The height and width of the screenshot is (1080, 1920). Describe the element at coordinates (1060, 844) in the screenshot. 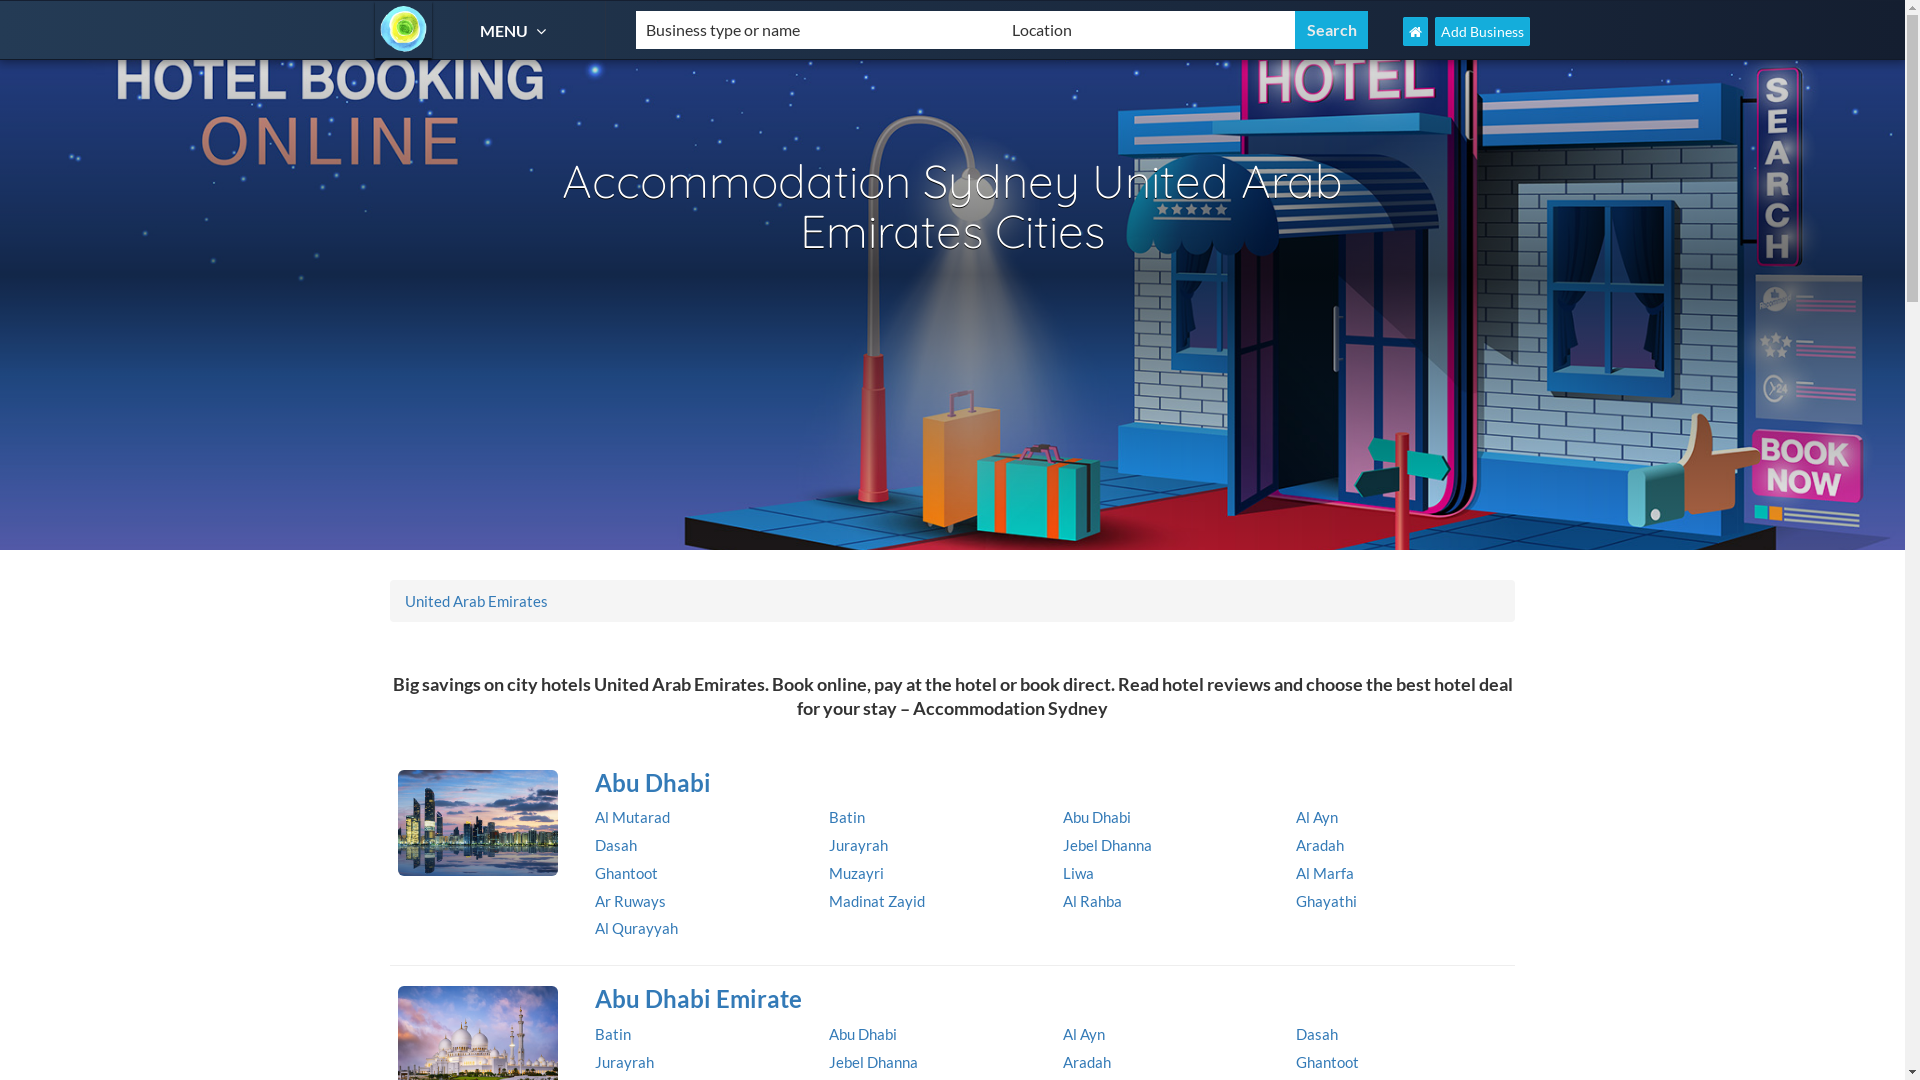

I see `'Jebel Dhanna'` at that location.